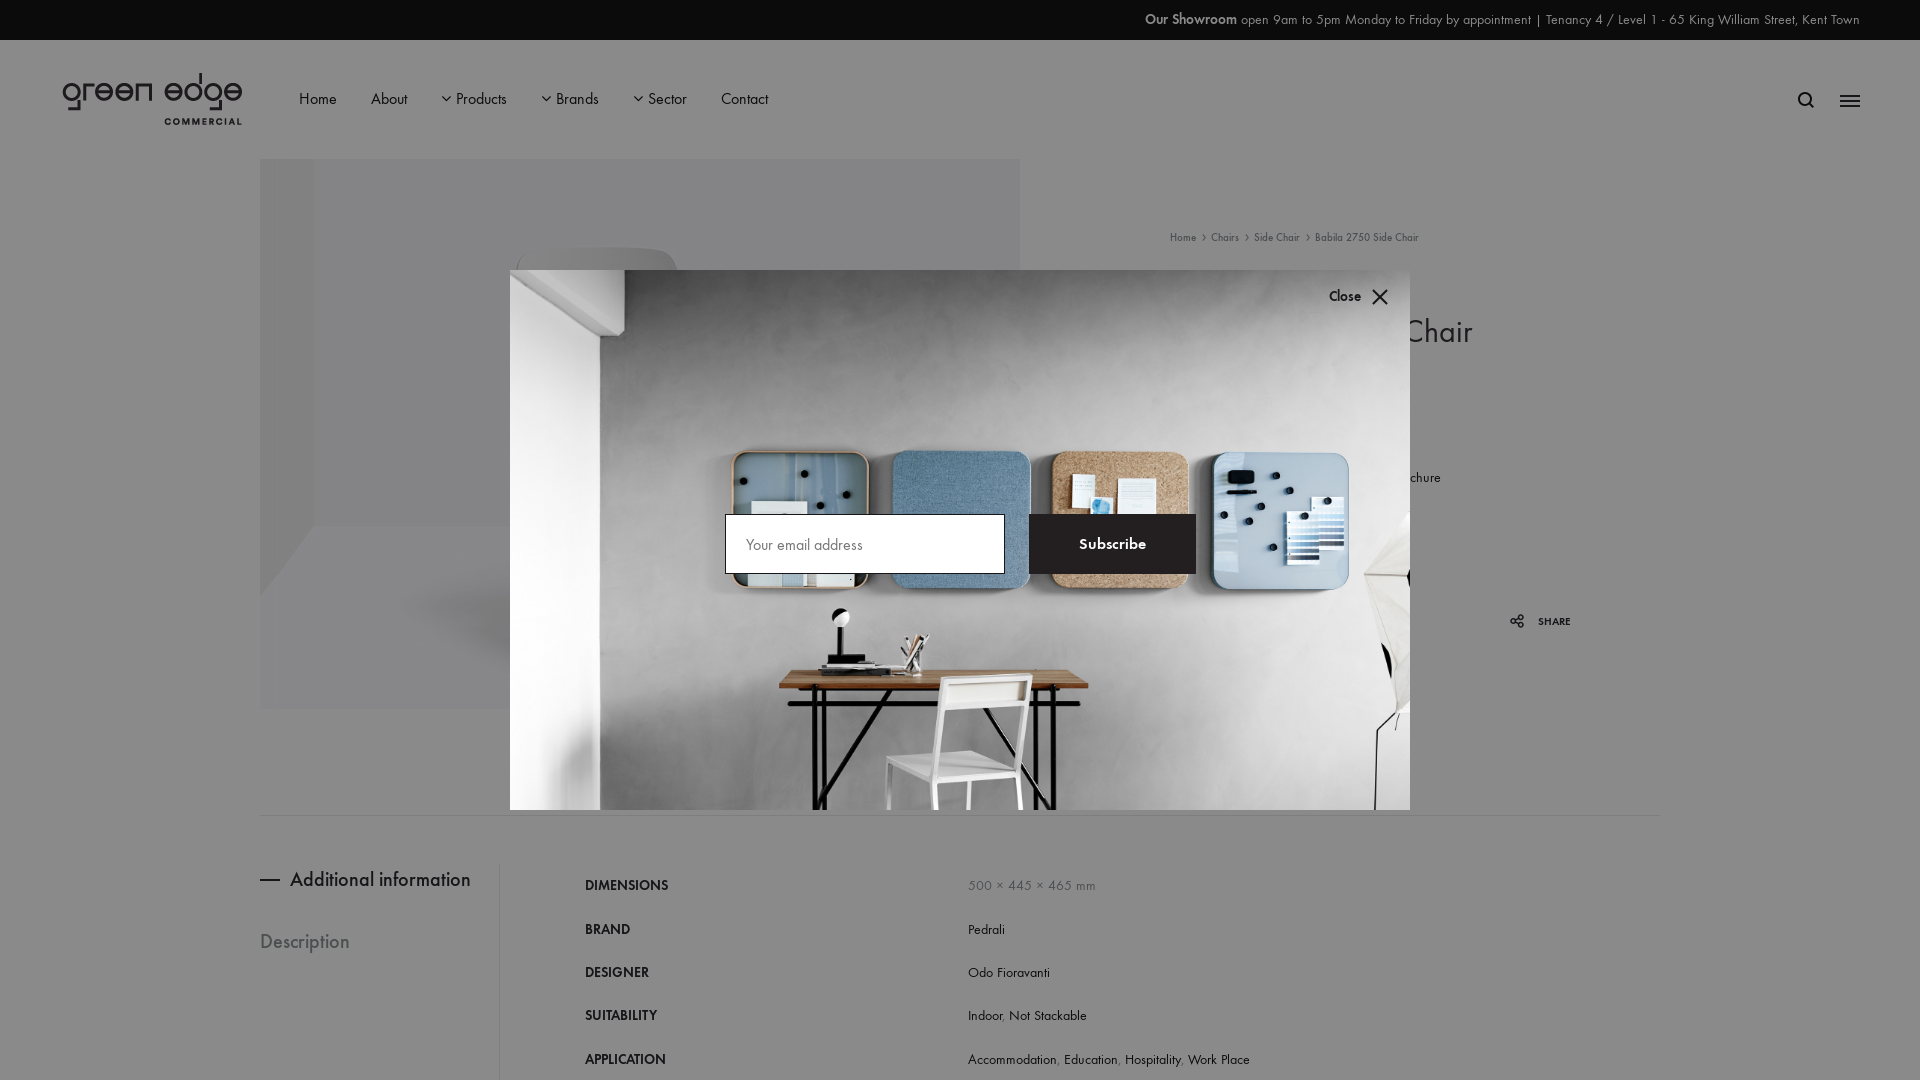 The height and width of the screenshot is (1080, 1920). I want to click on 'GE-Product-Image-16', so click(638, 433).